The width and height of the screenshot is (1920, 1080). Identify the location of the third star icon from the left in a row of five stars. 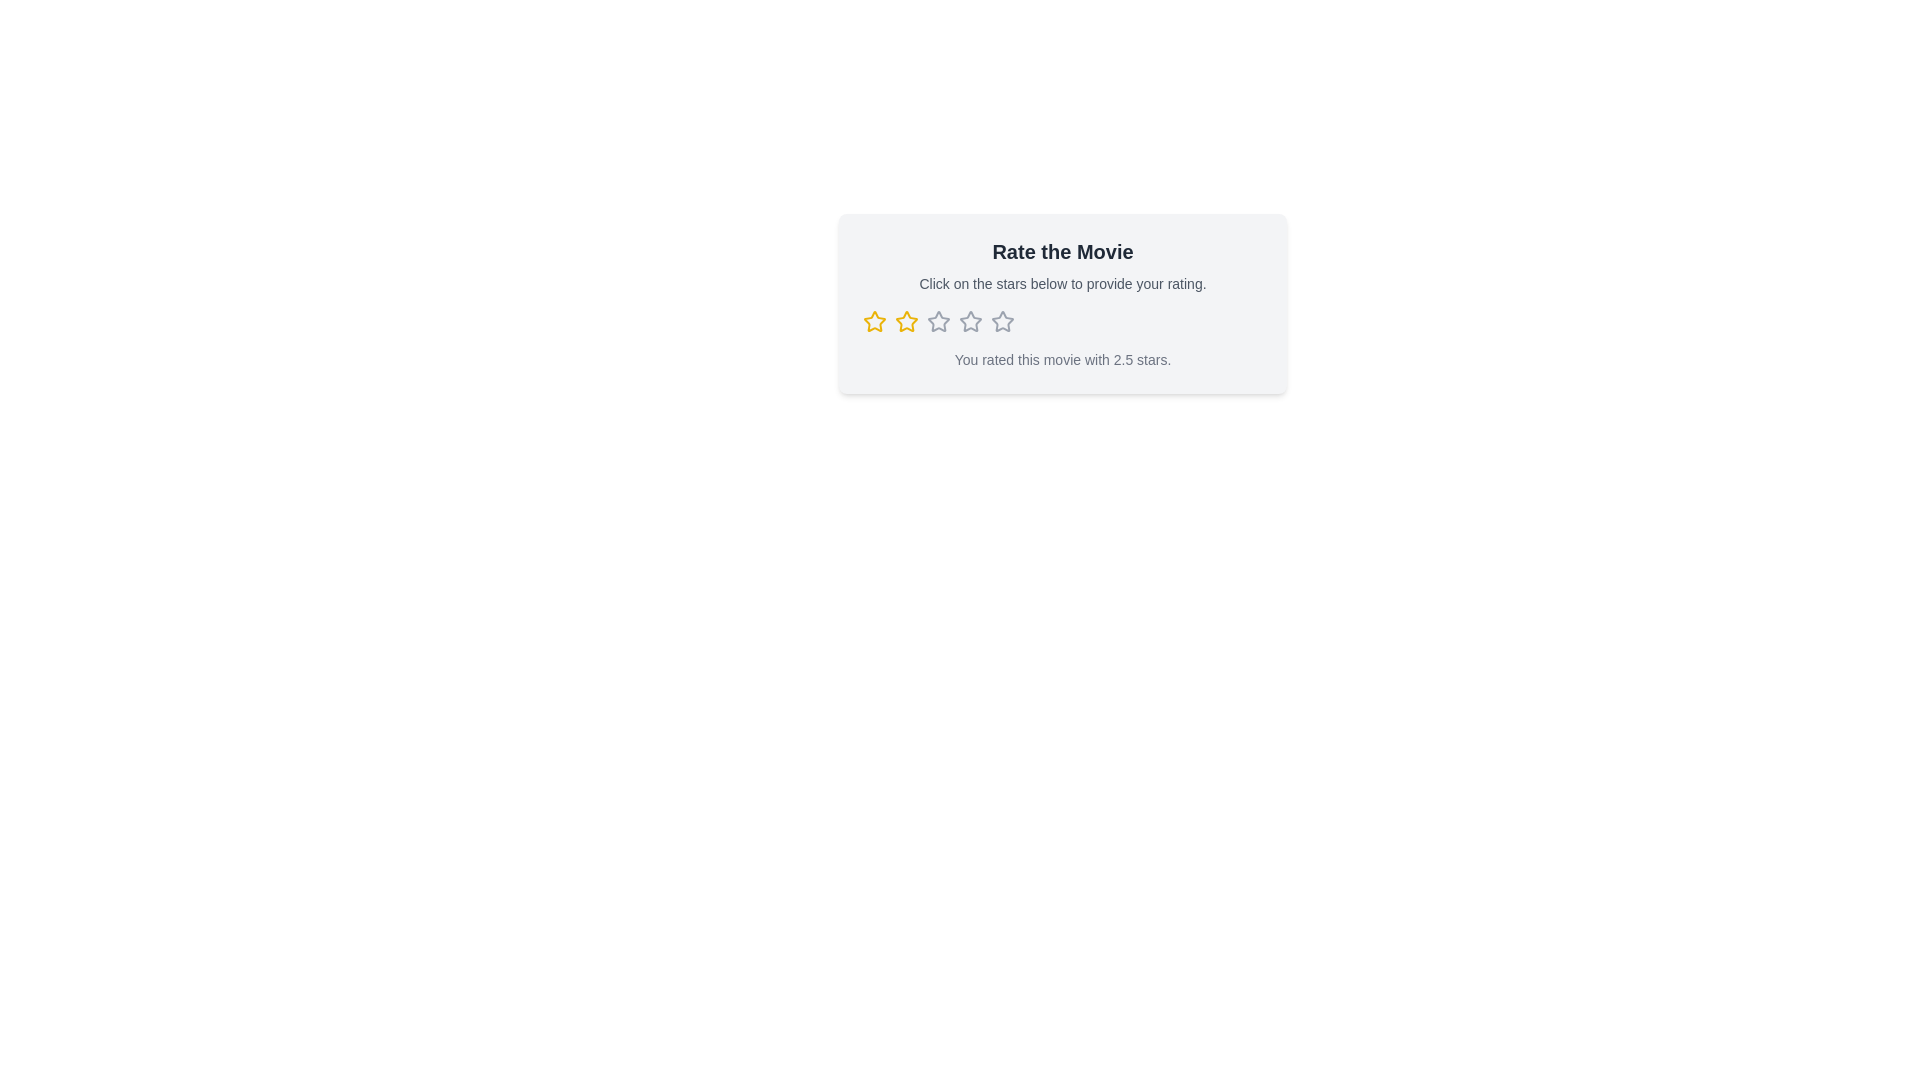
(970, 320).